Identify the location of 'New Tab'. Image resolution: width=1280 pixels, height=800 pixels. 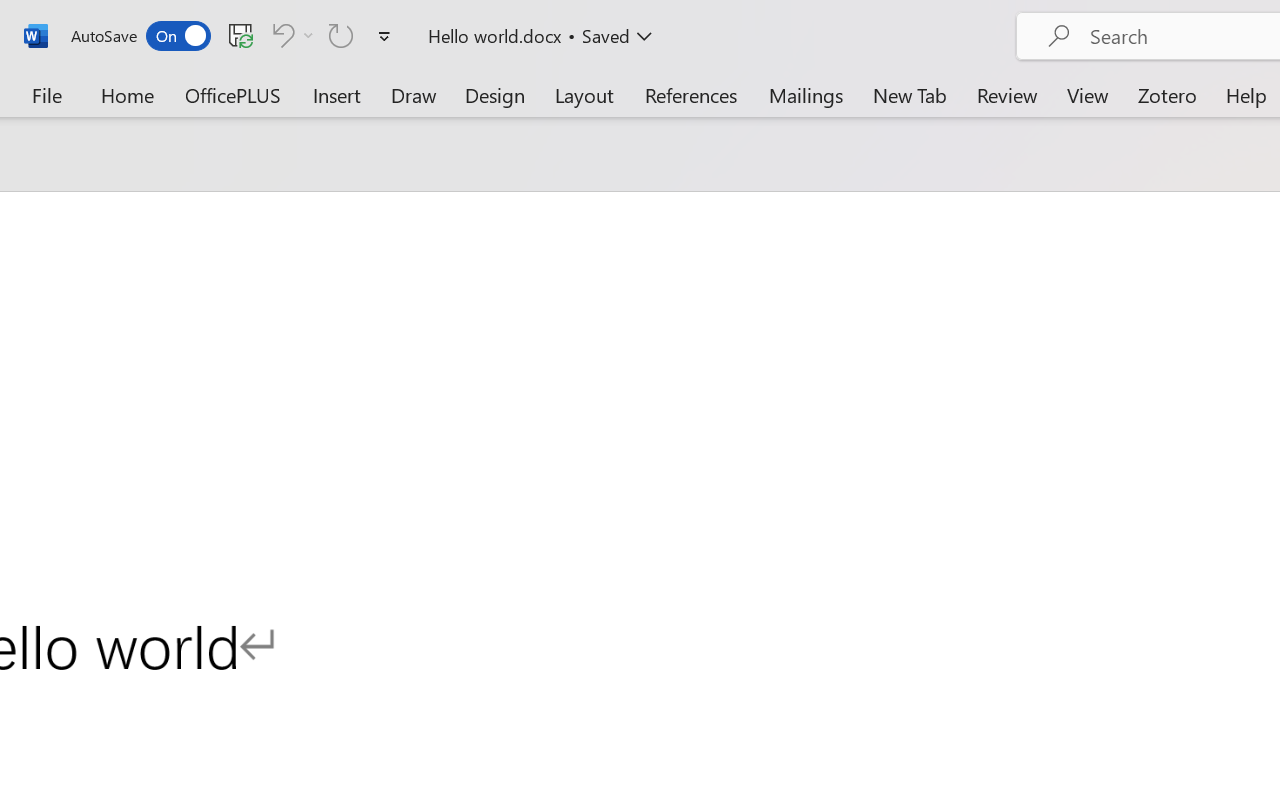
(909, 94).